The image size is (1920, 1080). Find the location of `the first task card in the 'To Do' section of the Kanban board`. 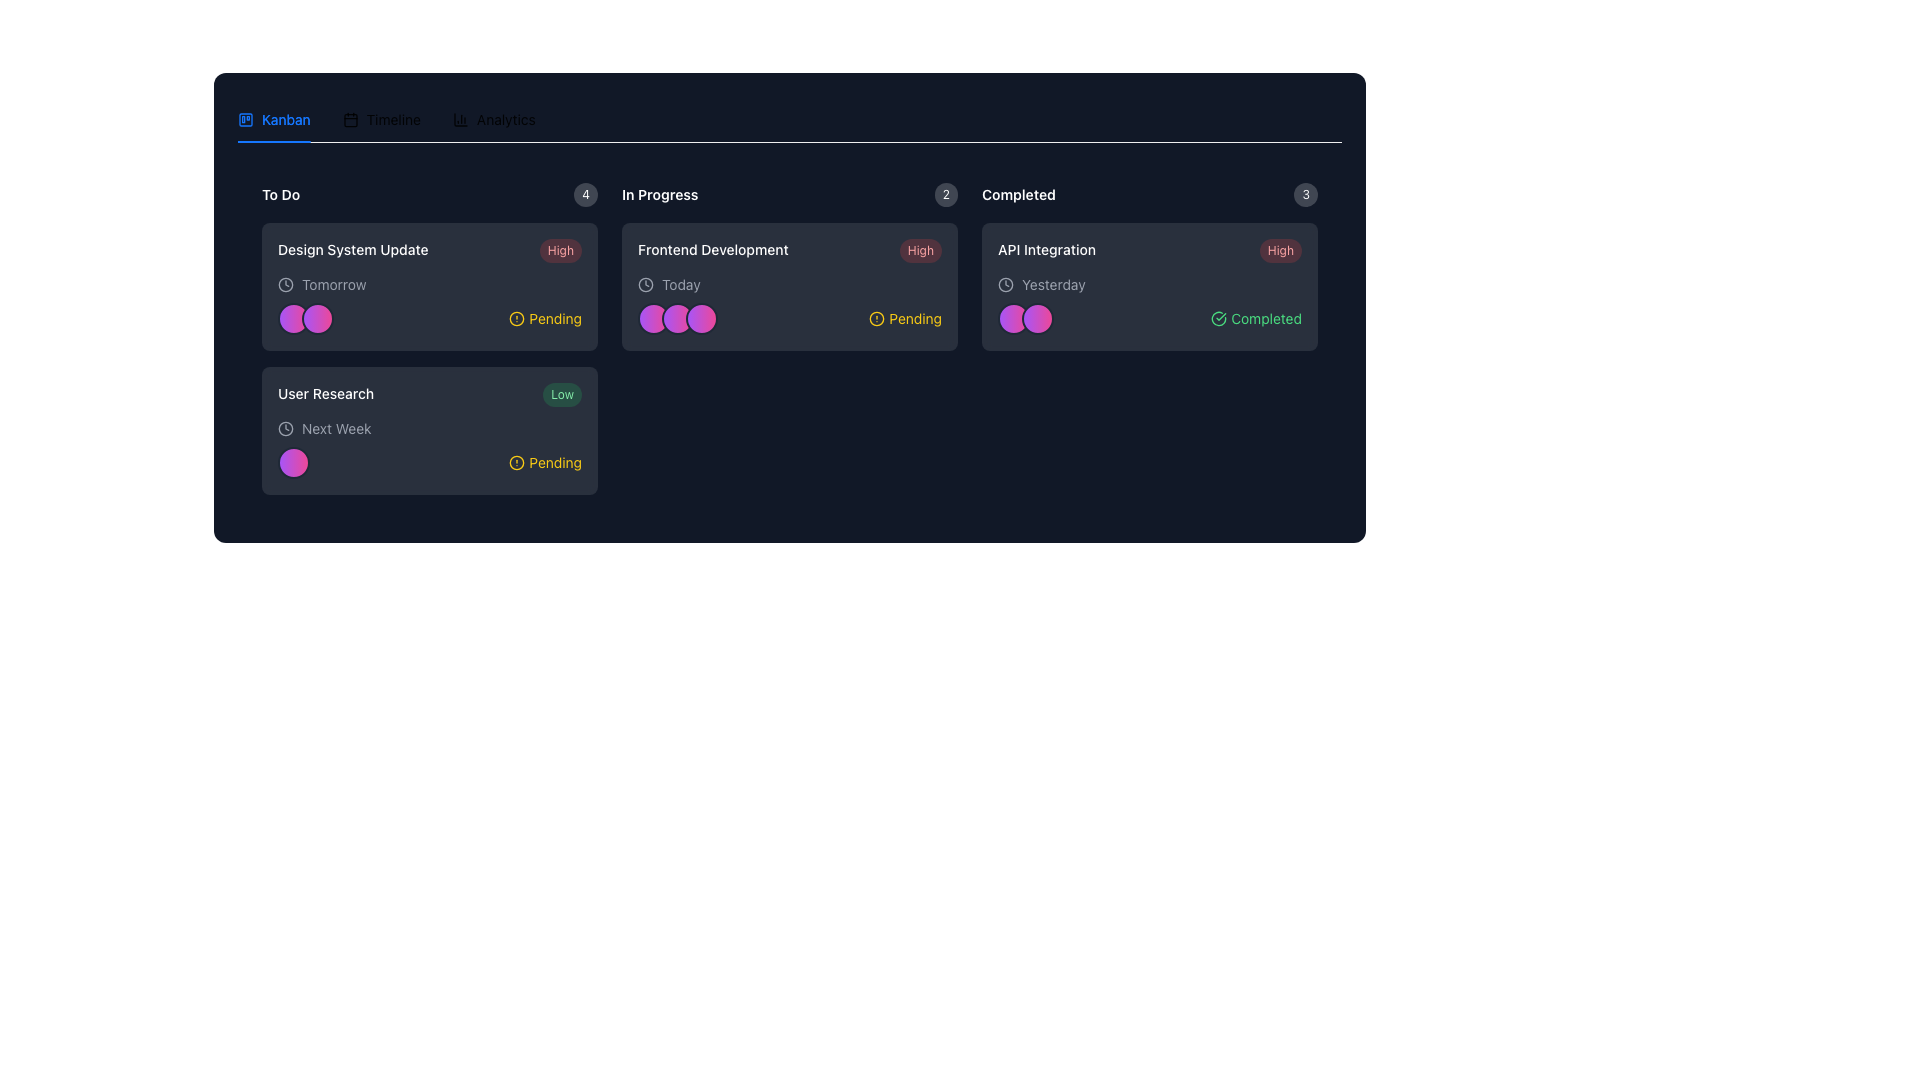

the first task card in the 'To Do' section of the Kanban board is located at coordinates (429, 286).